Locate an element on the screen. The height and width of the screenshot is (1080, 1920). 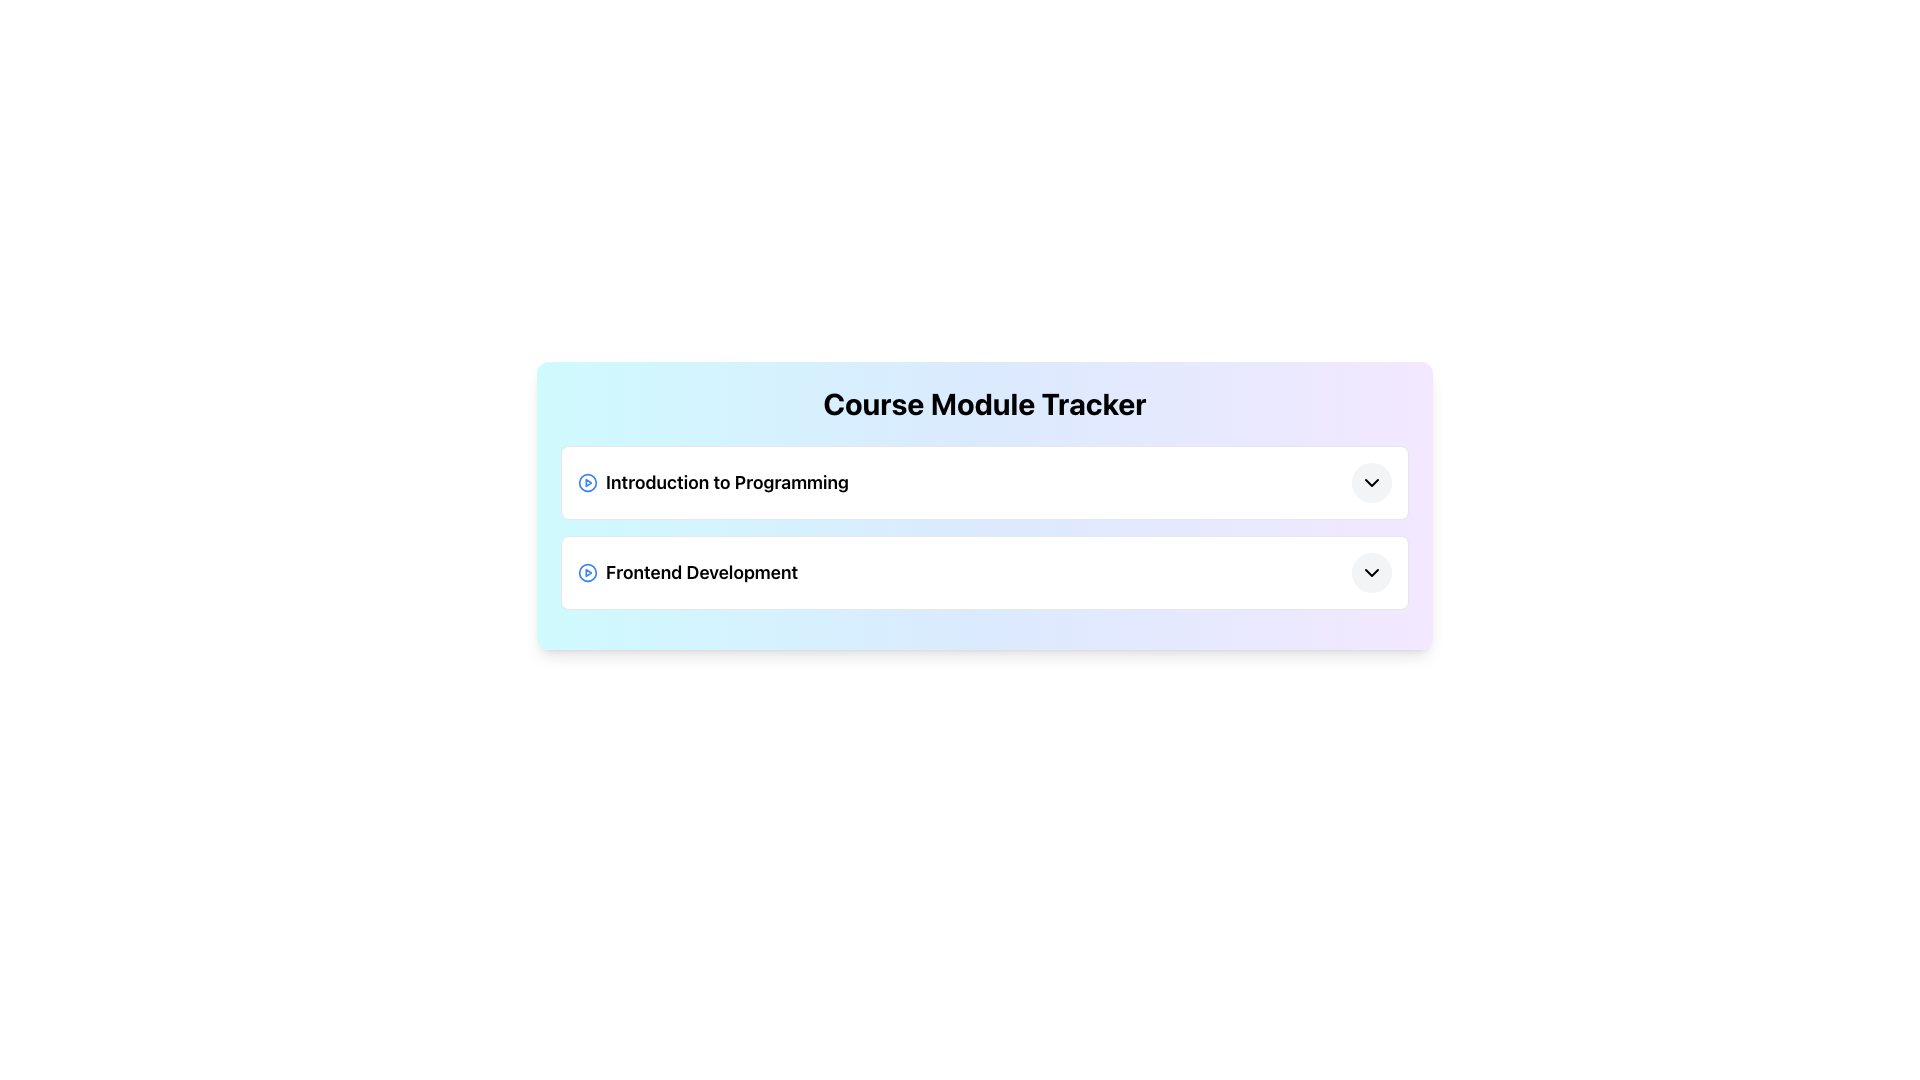
the button located at the far right of the row displaying 'Introduction to Programming' to visualize its hover effect is located at coordinates (1371, 482).